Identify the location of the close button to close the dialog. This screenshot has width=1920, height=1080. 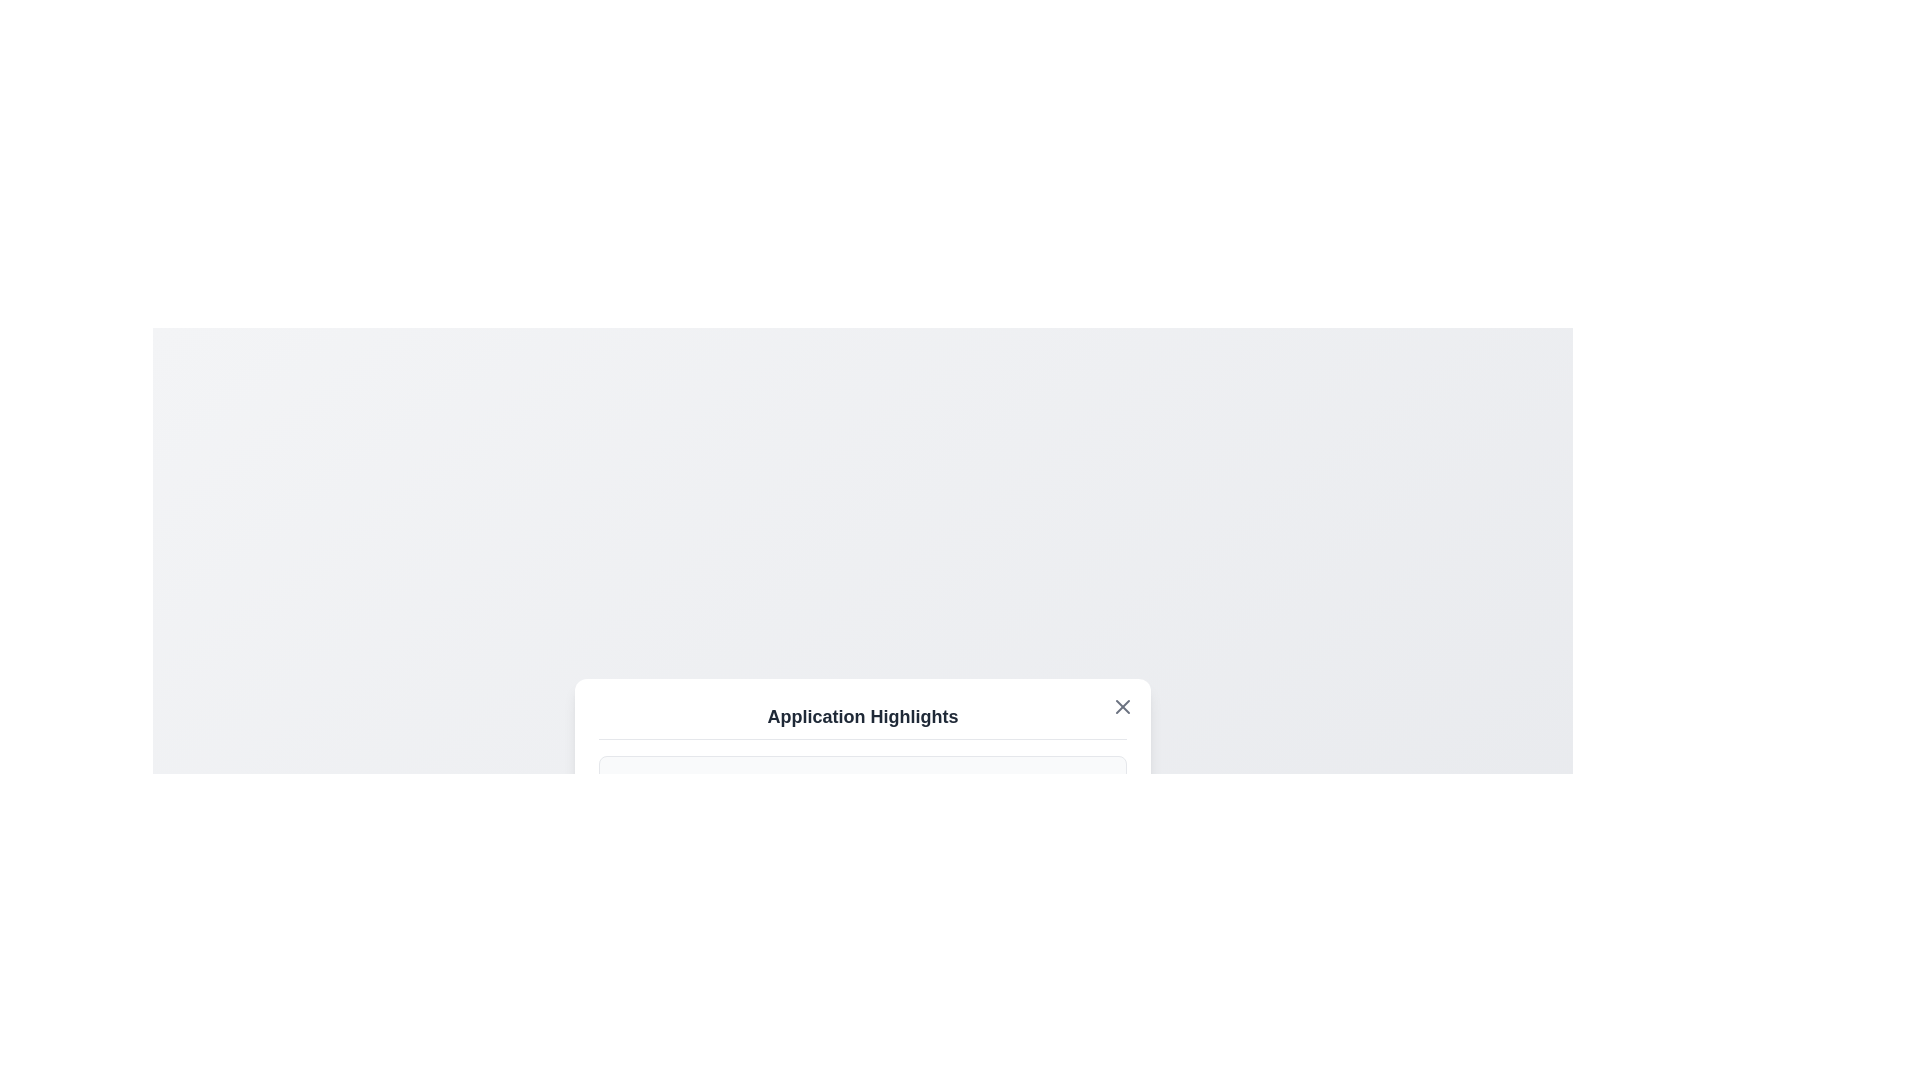
(1123, 705).